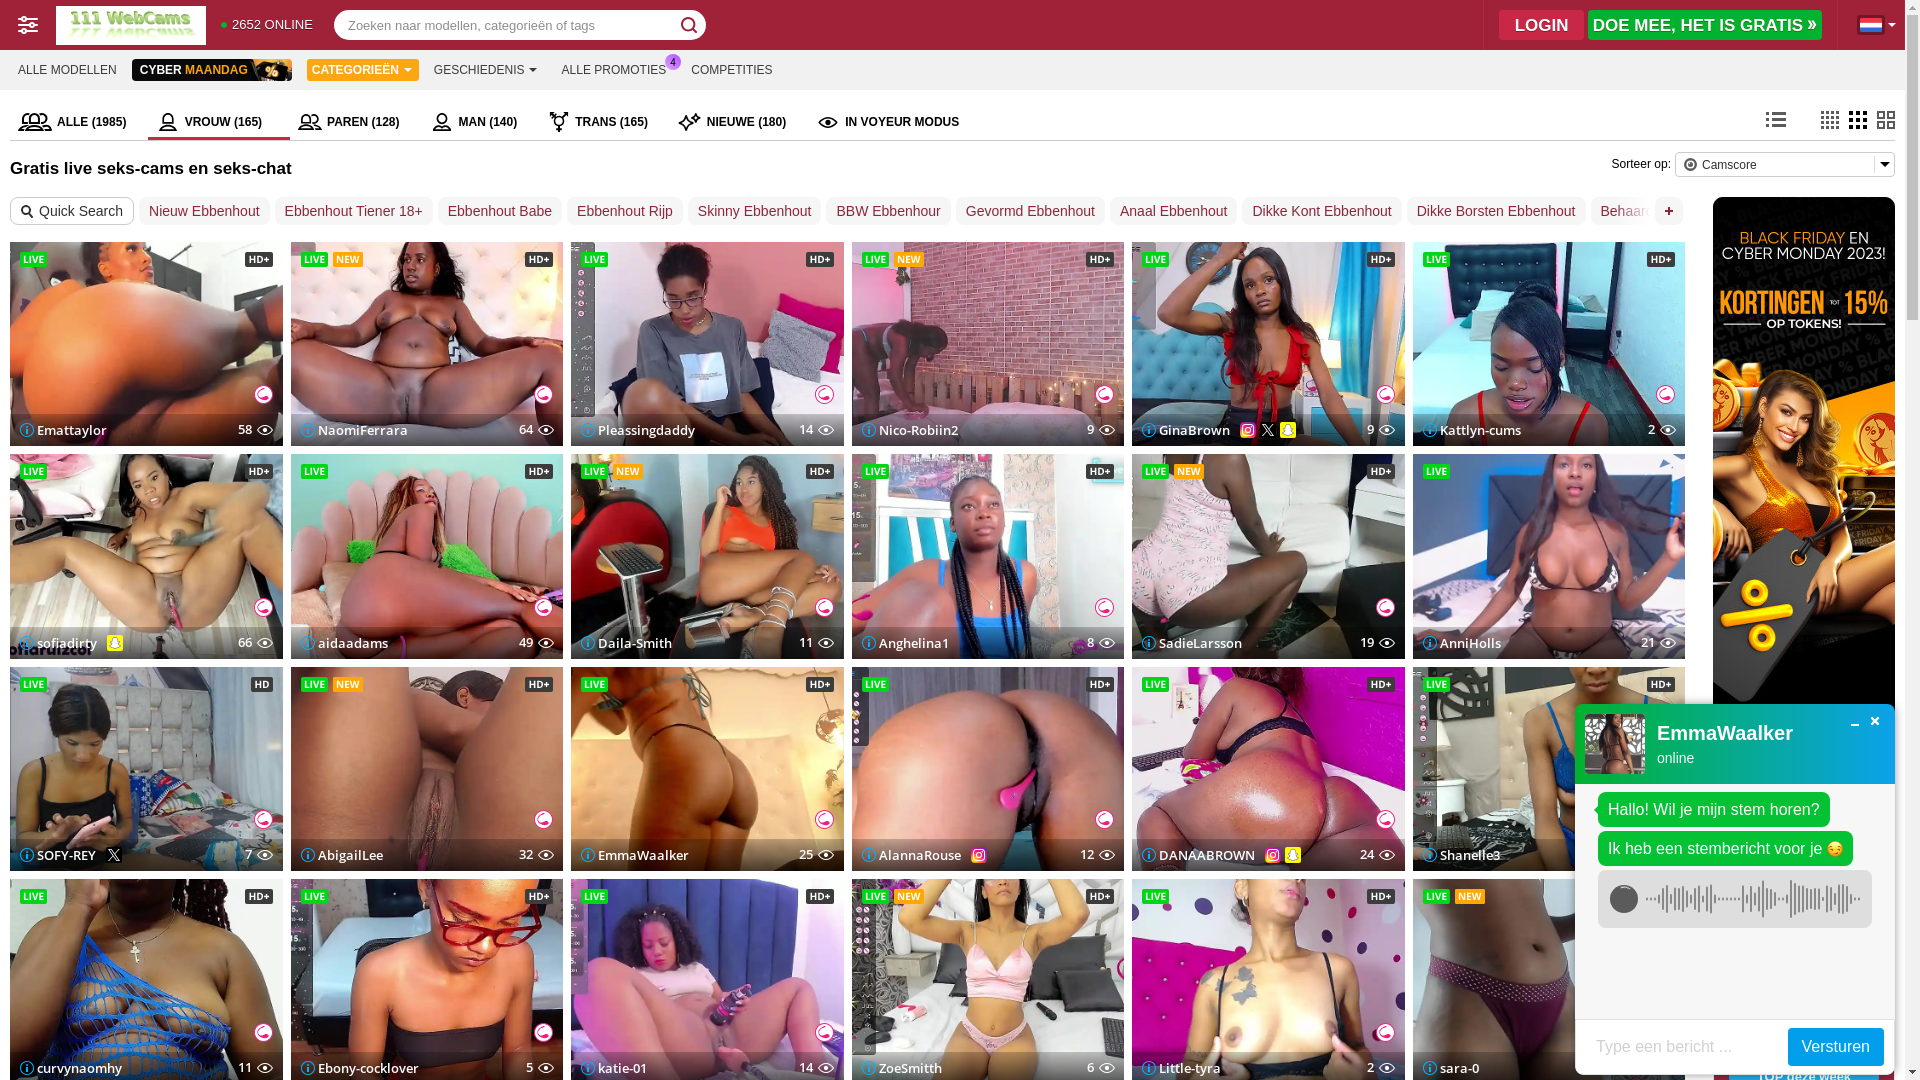 This screenshot has width=1920, height=1080. Describe the element at coordinates (211, 68) in the screenshot. I see `'CYBER MAANDAG'` at that location.